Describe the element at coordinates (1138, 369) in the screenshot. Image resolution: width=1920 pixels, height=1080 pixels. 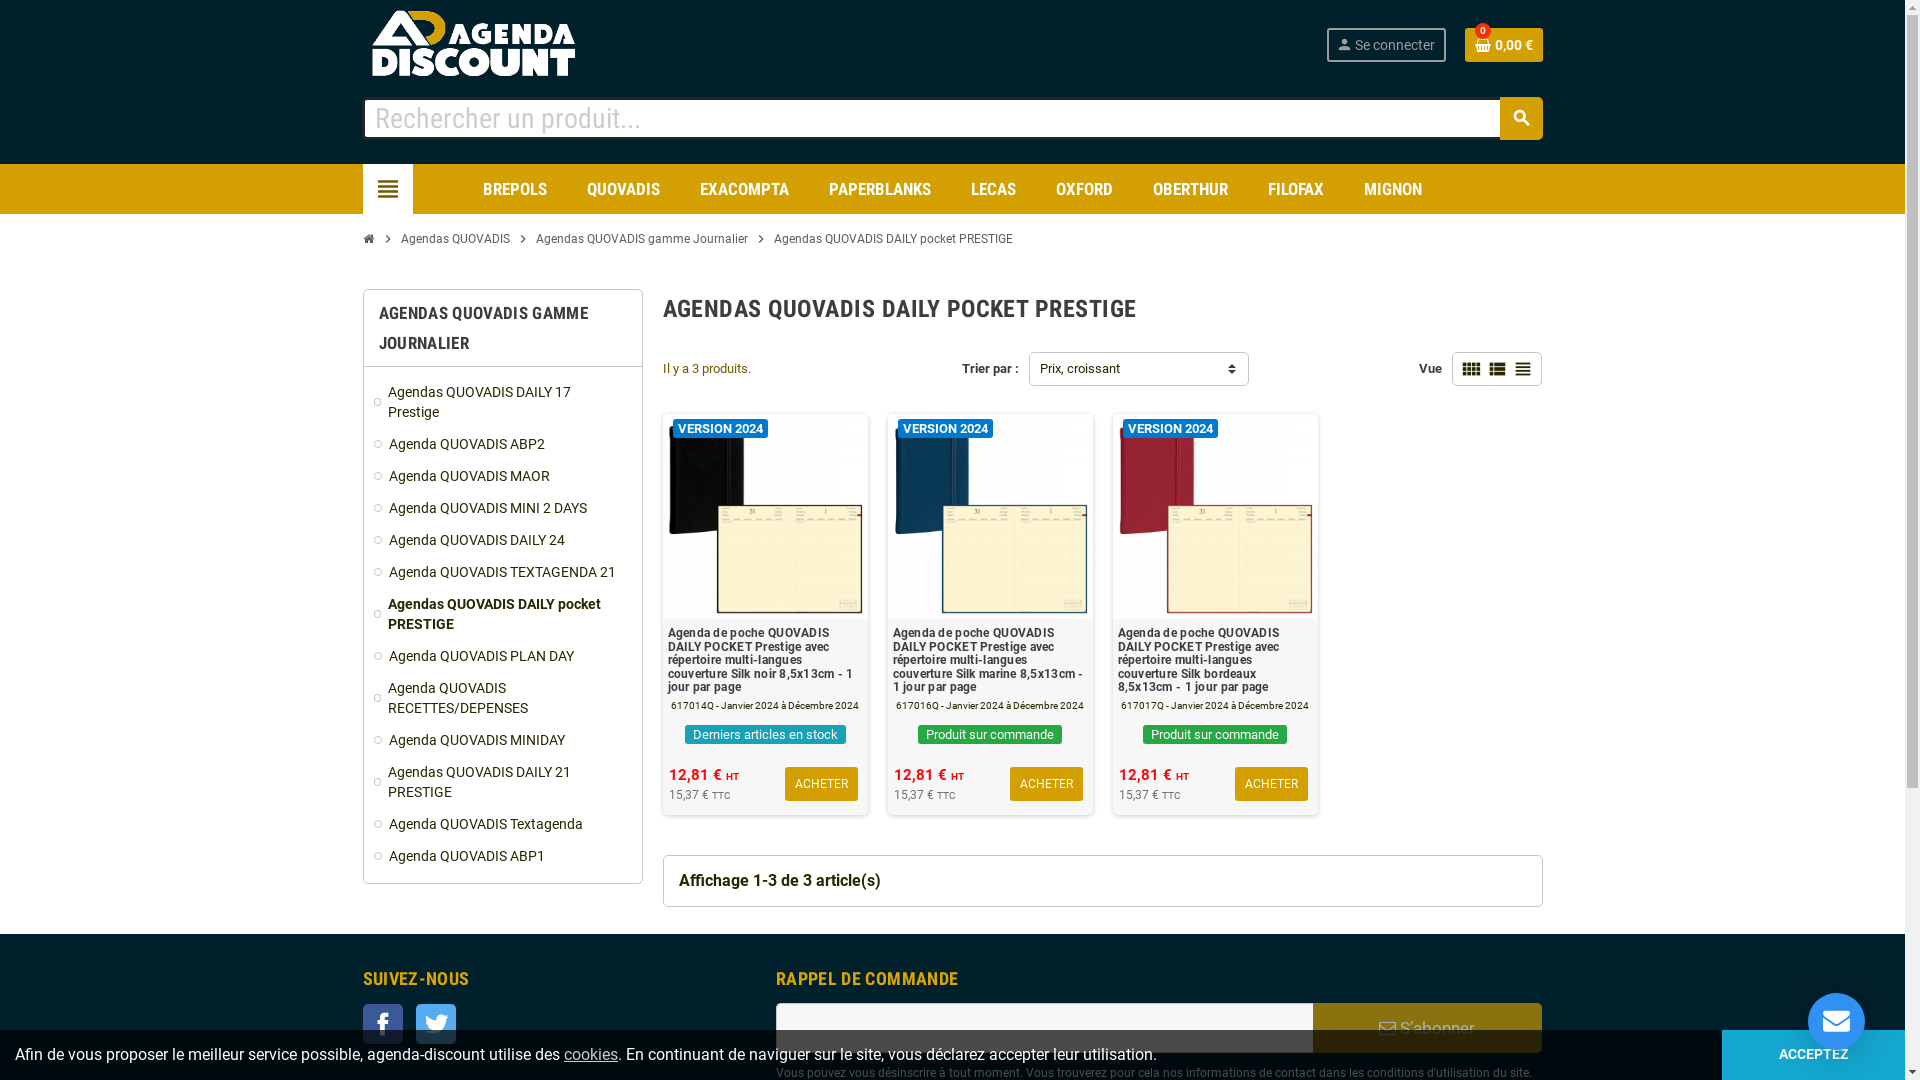
I see `'Prix, croissant'` at that location.